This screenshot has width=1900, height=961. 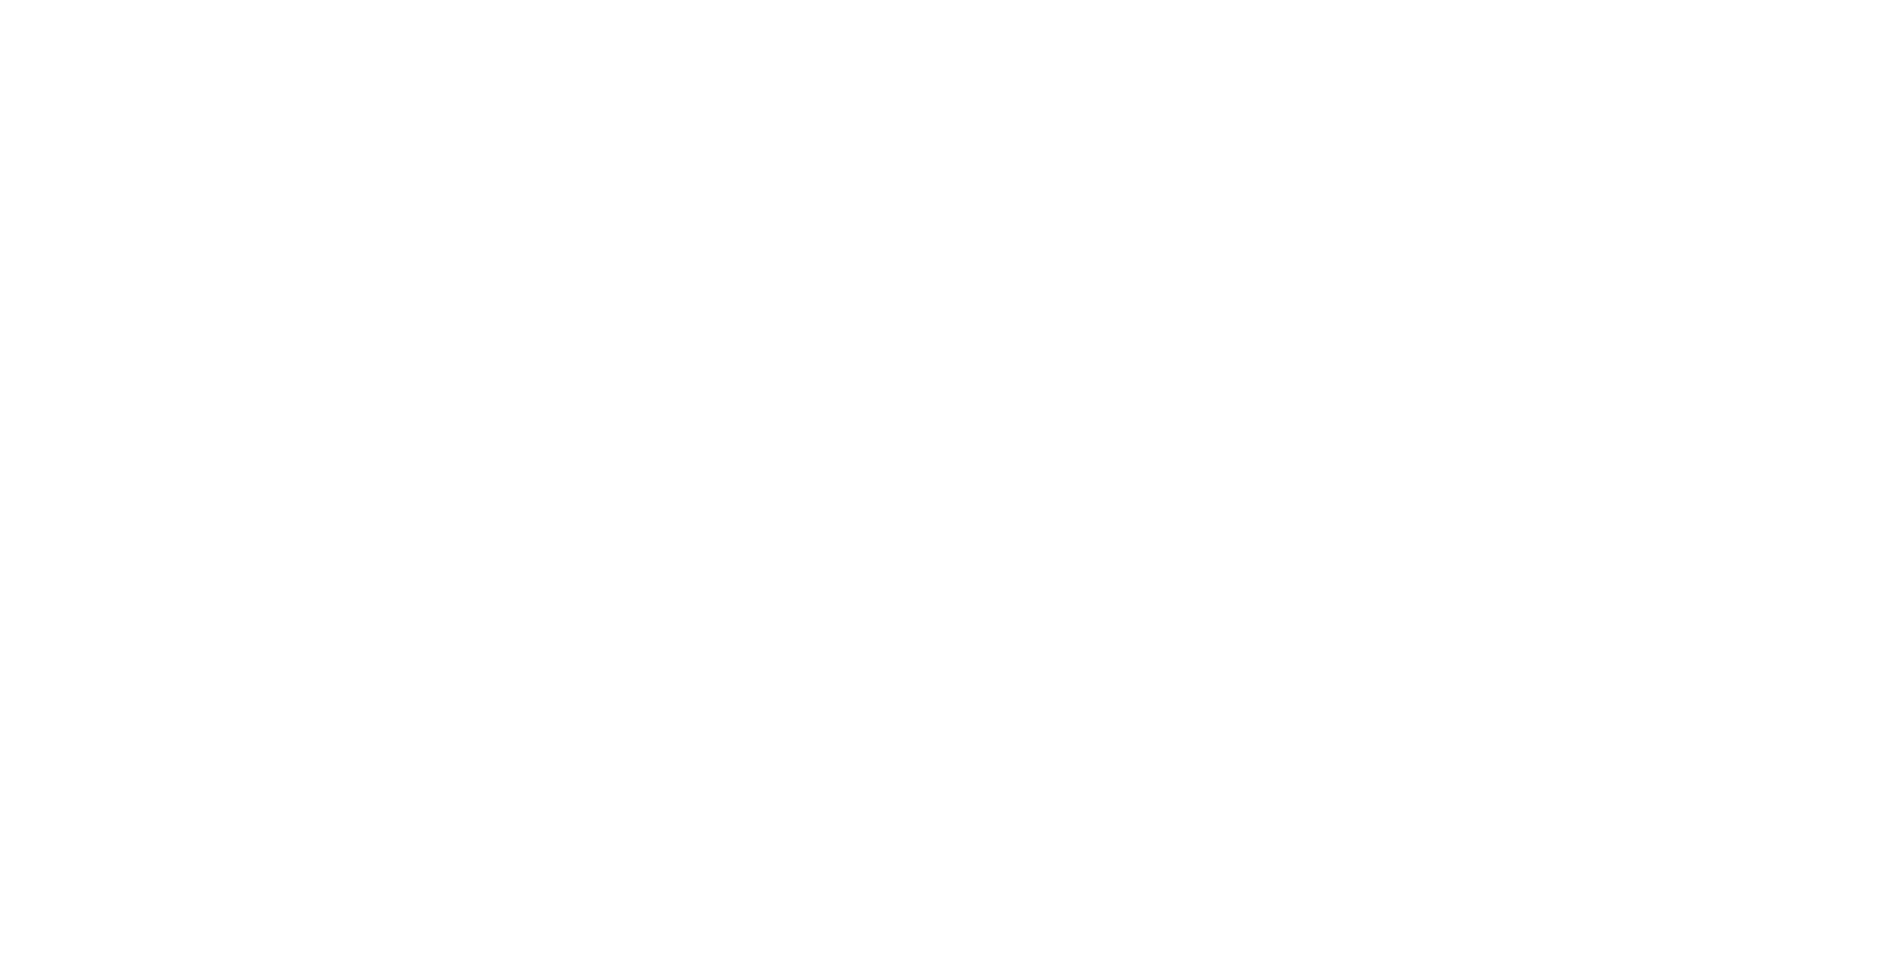 What do you see at coordinates (1303, 386) in the screenshot?
I see `'(49)'` at bounding box center [1303, 386].